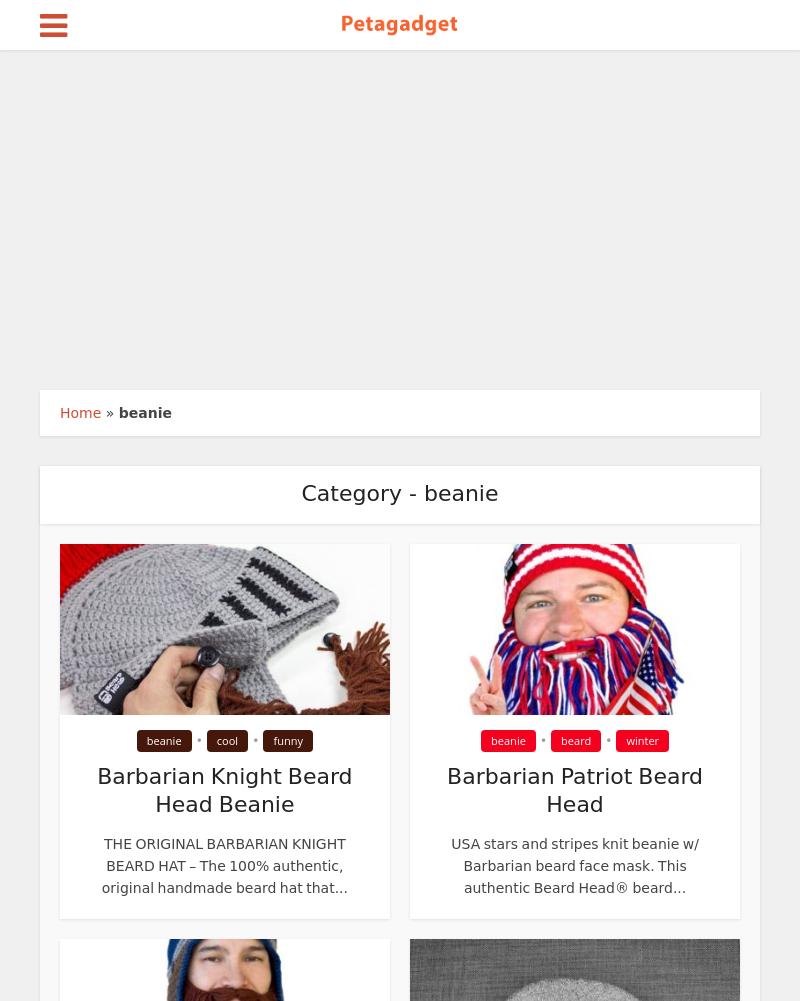 The width and height of the screenshot is (800, 1001). Describe the element at coordinates (574, 789) in the screenshot. I see `'Barbarian Patriot Beard Head'` at that location.